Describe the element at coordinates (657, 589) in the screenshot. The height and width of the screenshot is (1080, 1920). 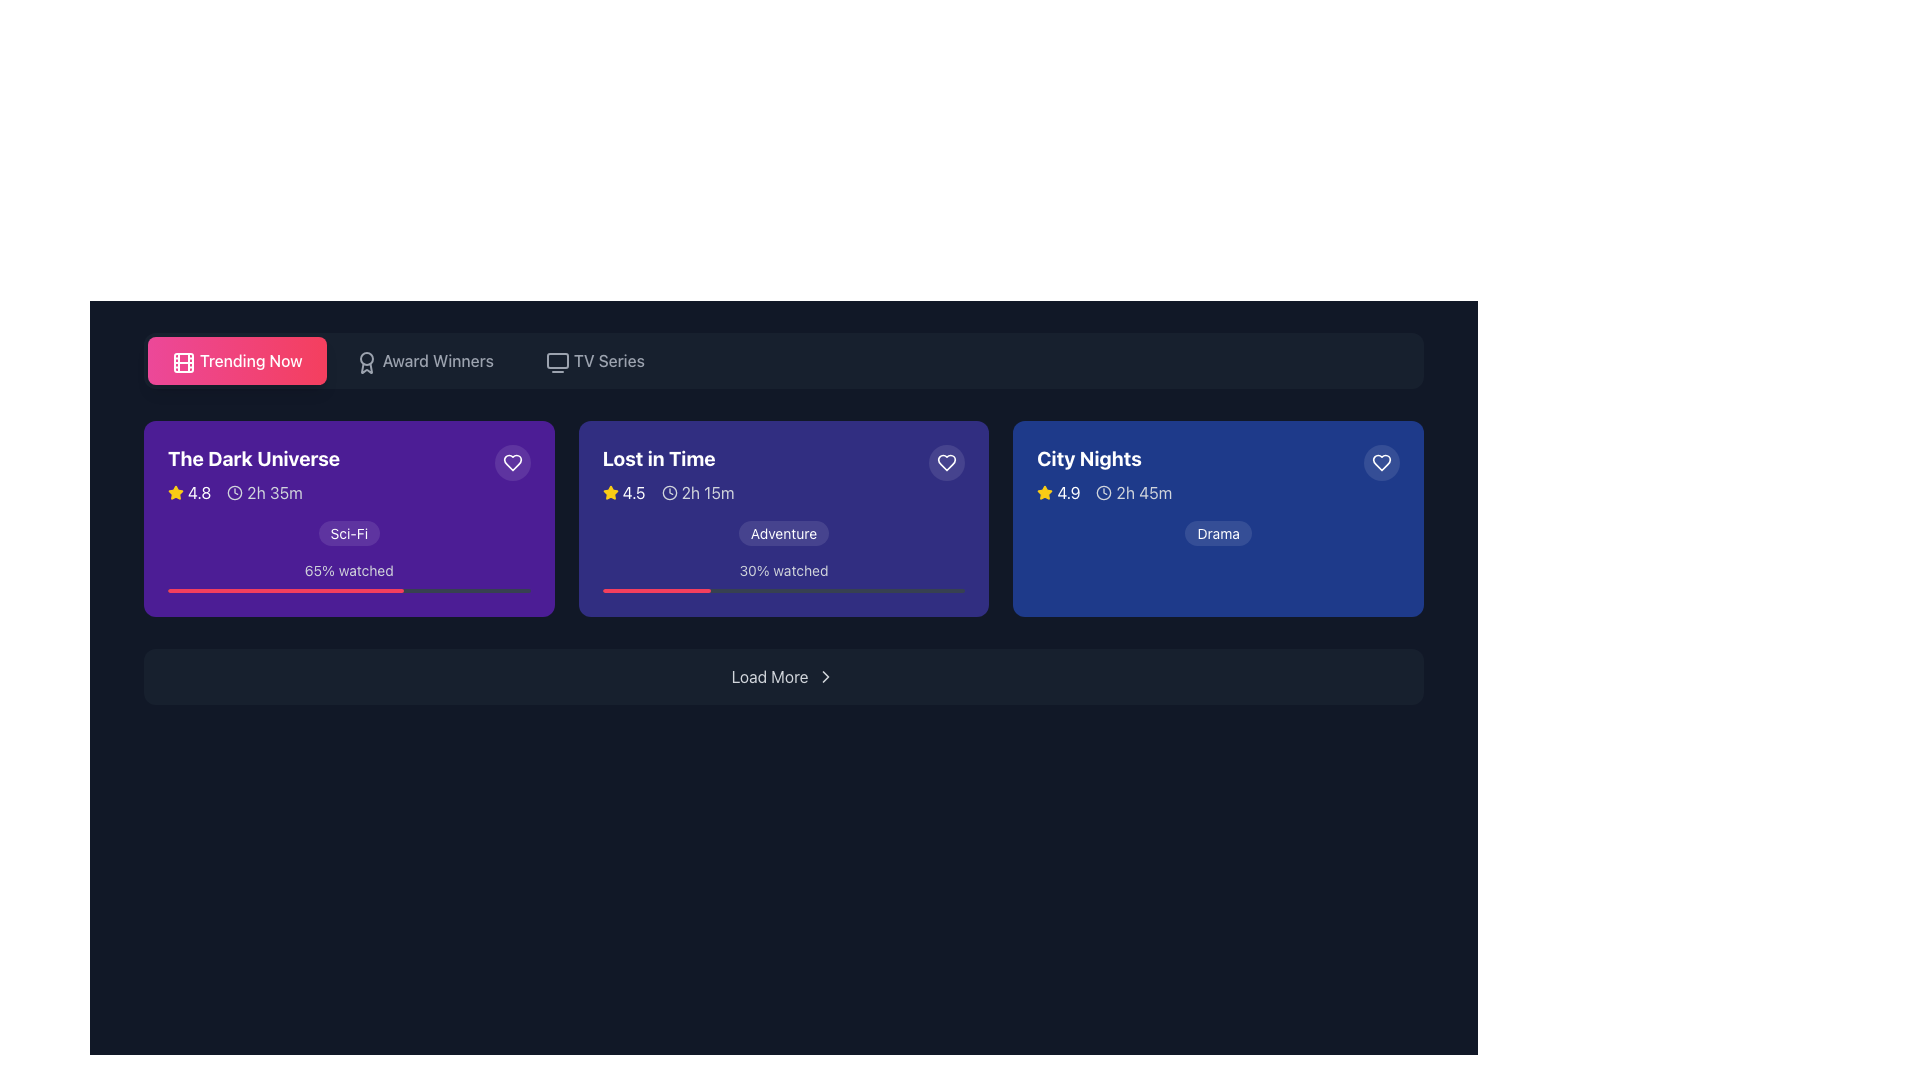
I see `the progress indicator of the 'Lost in Time' movie card, which visually represents the filled portion indicating 30% watched` at that location.